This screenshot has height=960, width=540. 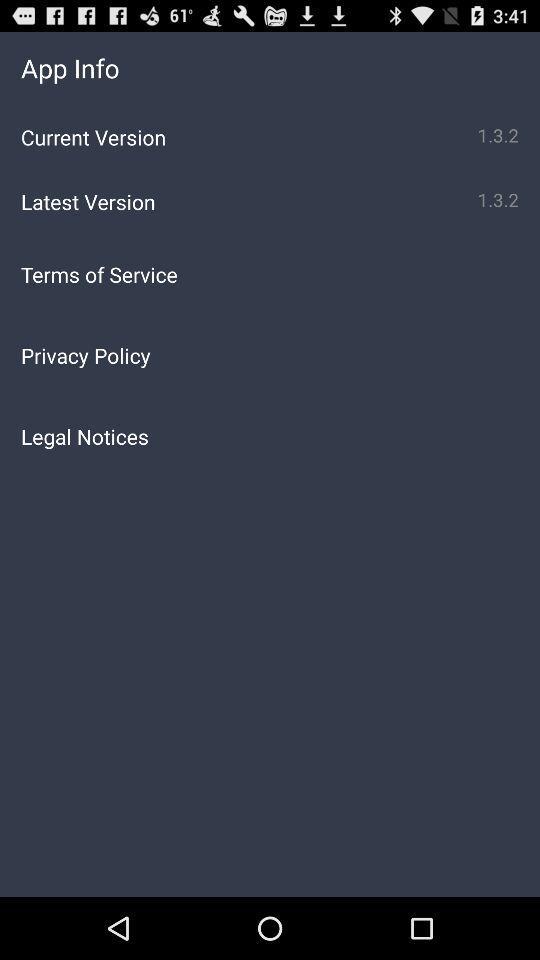 What do you see at coordinates (270, 273) in the screenshot?
I see `the app at the top` at bounding box center [270, 273].